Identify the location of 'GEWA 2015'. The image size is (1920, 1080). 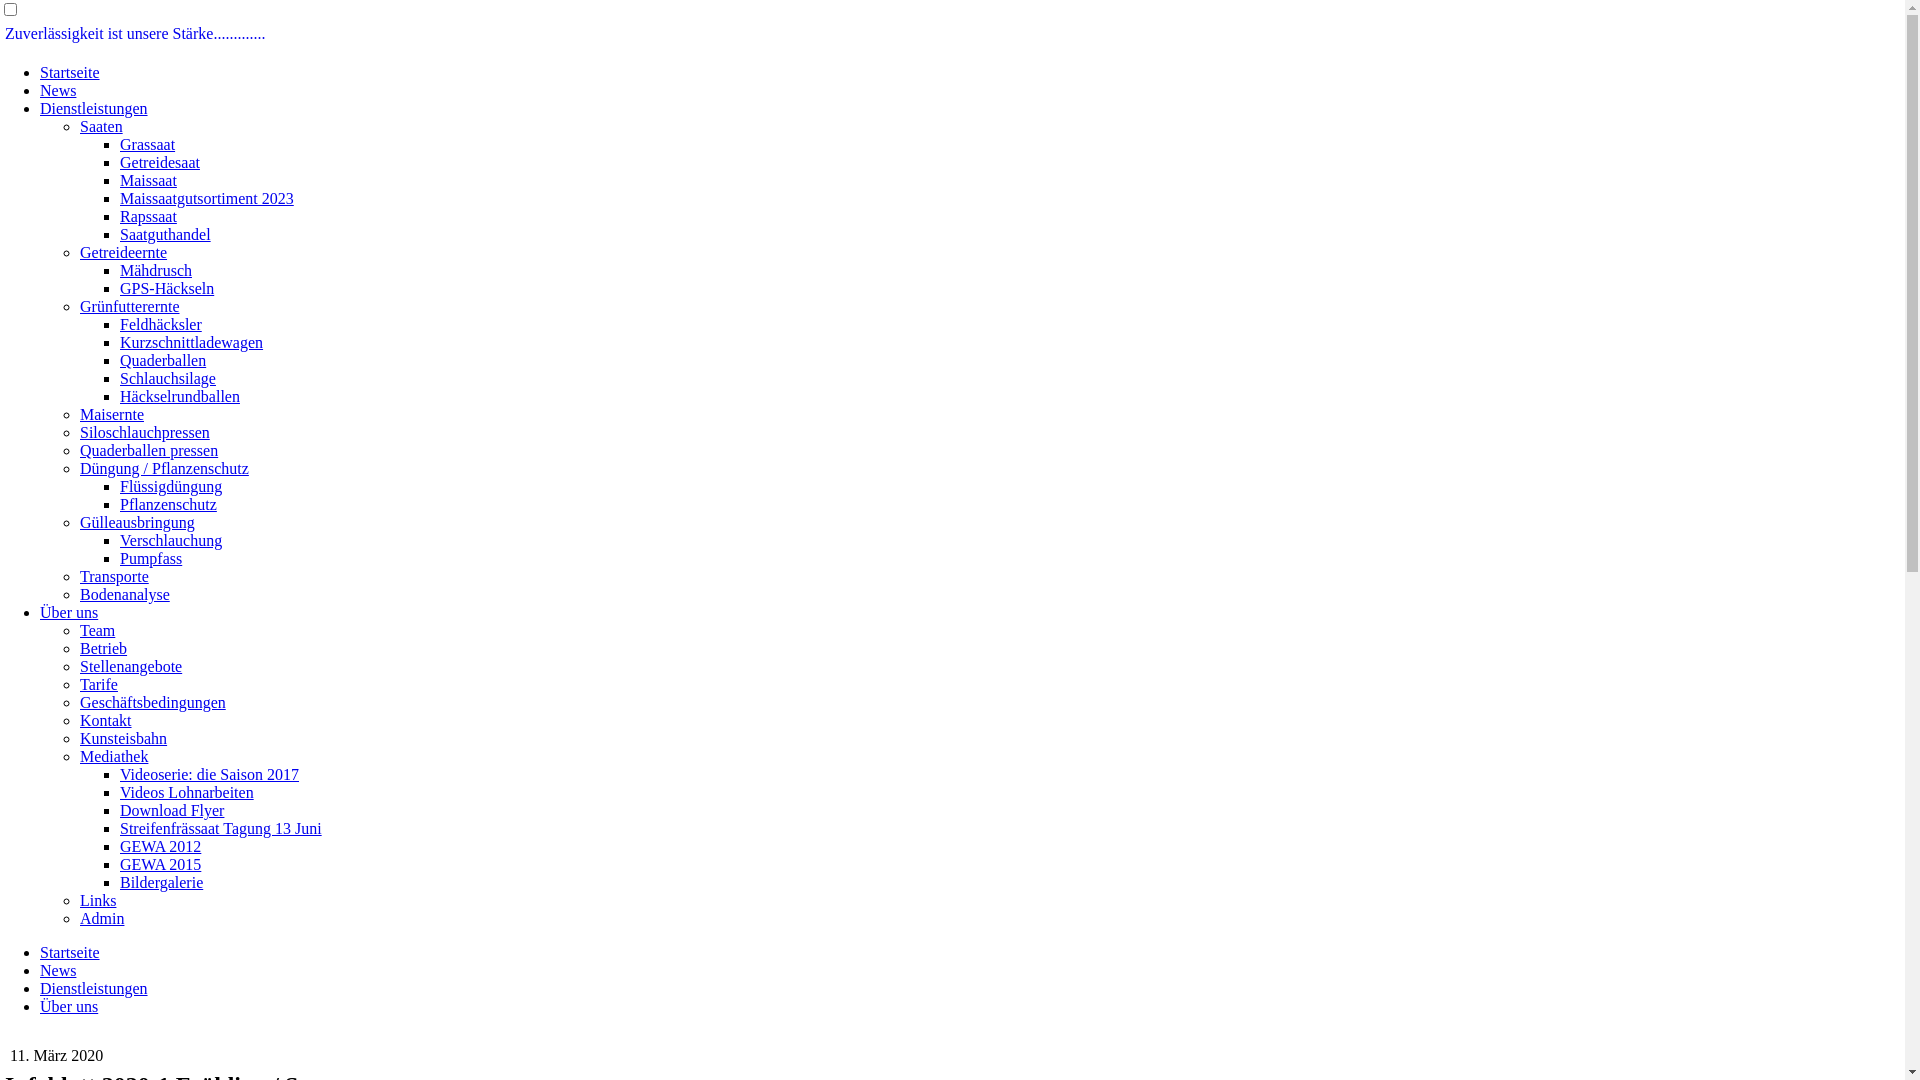
(160, 863).